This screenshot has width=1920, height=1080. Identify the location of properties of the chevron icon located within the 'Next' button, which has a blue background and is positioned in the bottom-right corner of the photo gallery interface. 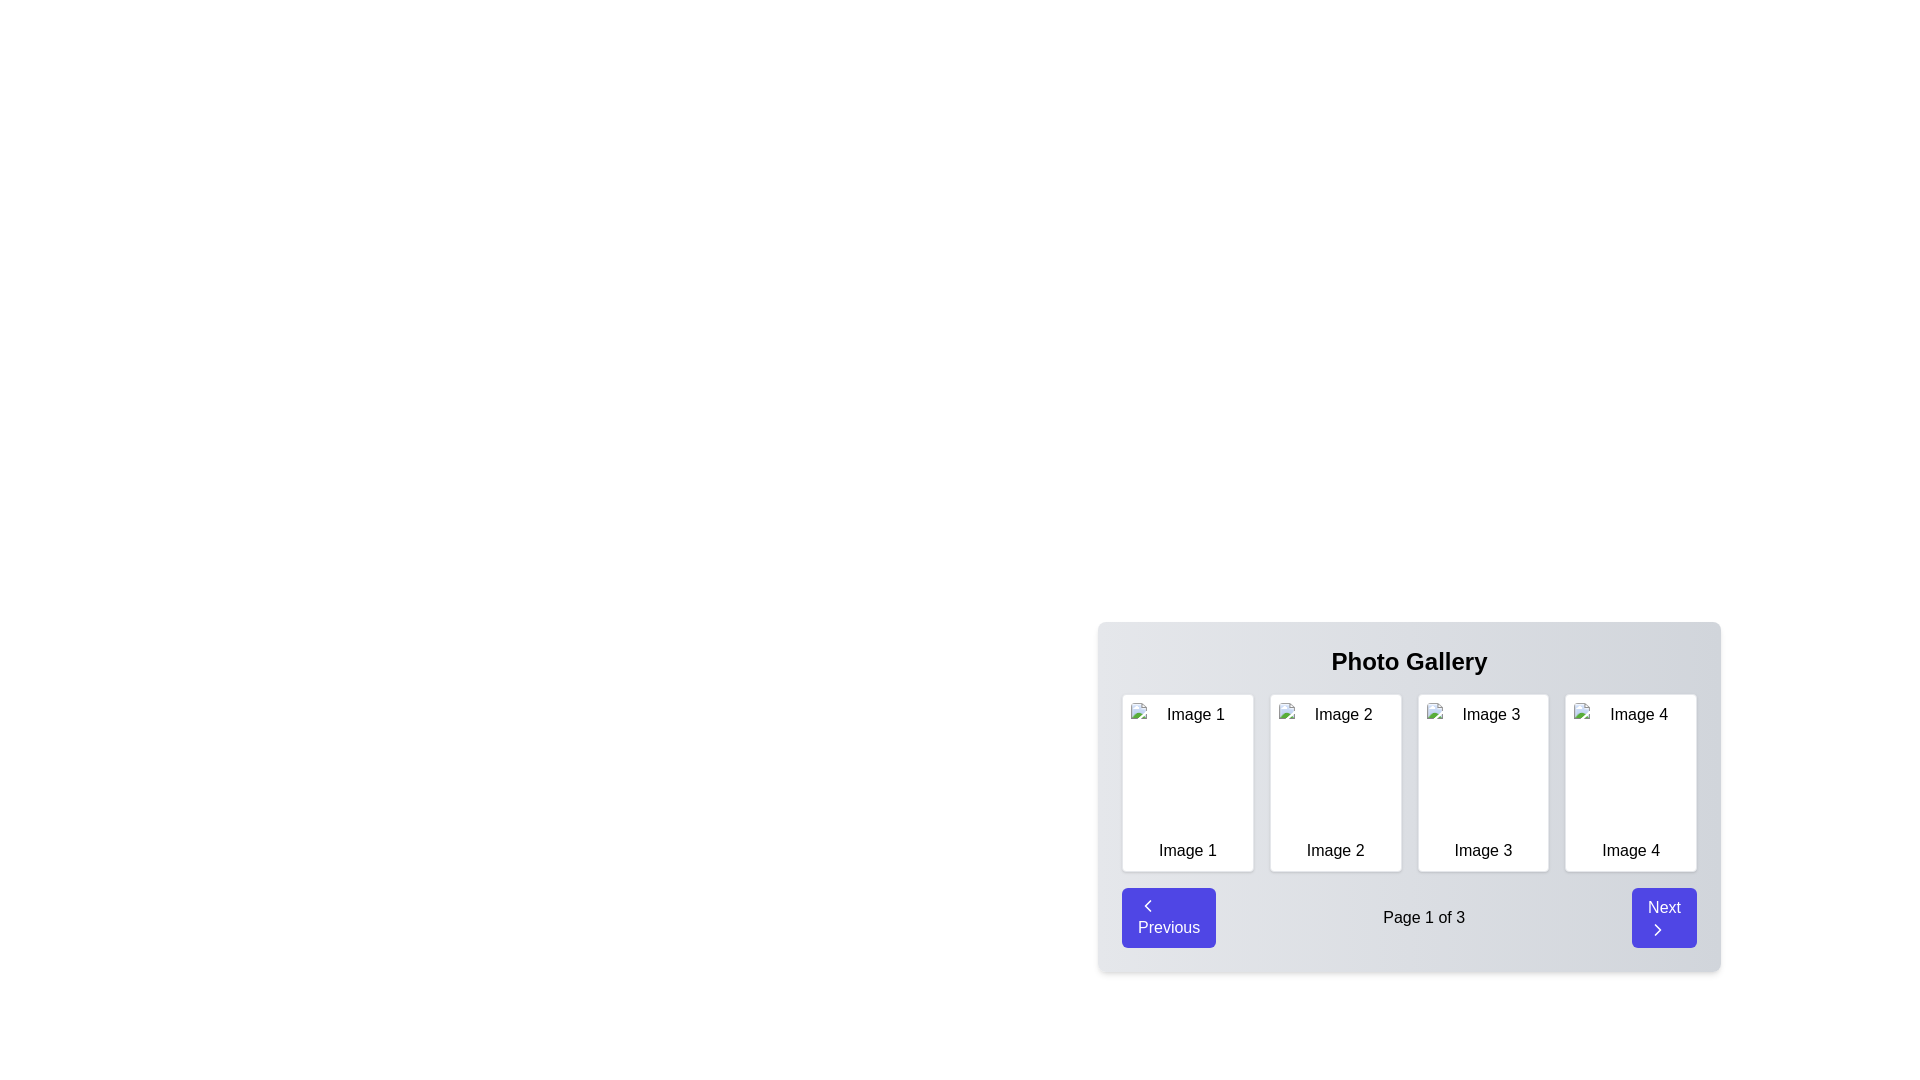
(1658, 929).